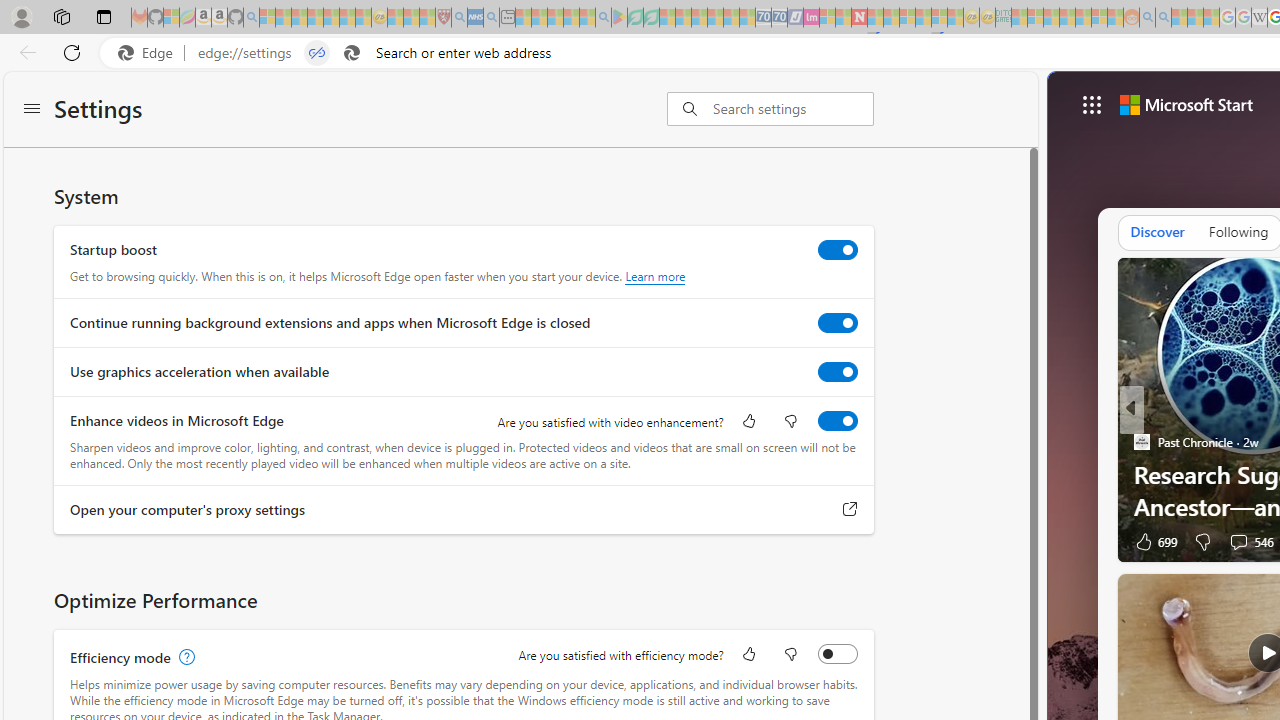  I want to click on 'Enhance videos in Microsoft Edge', so click(837, 420).